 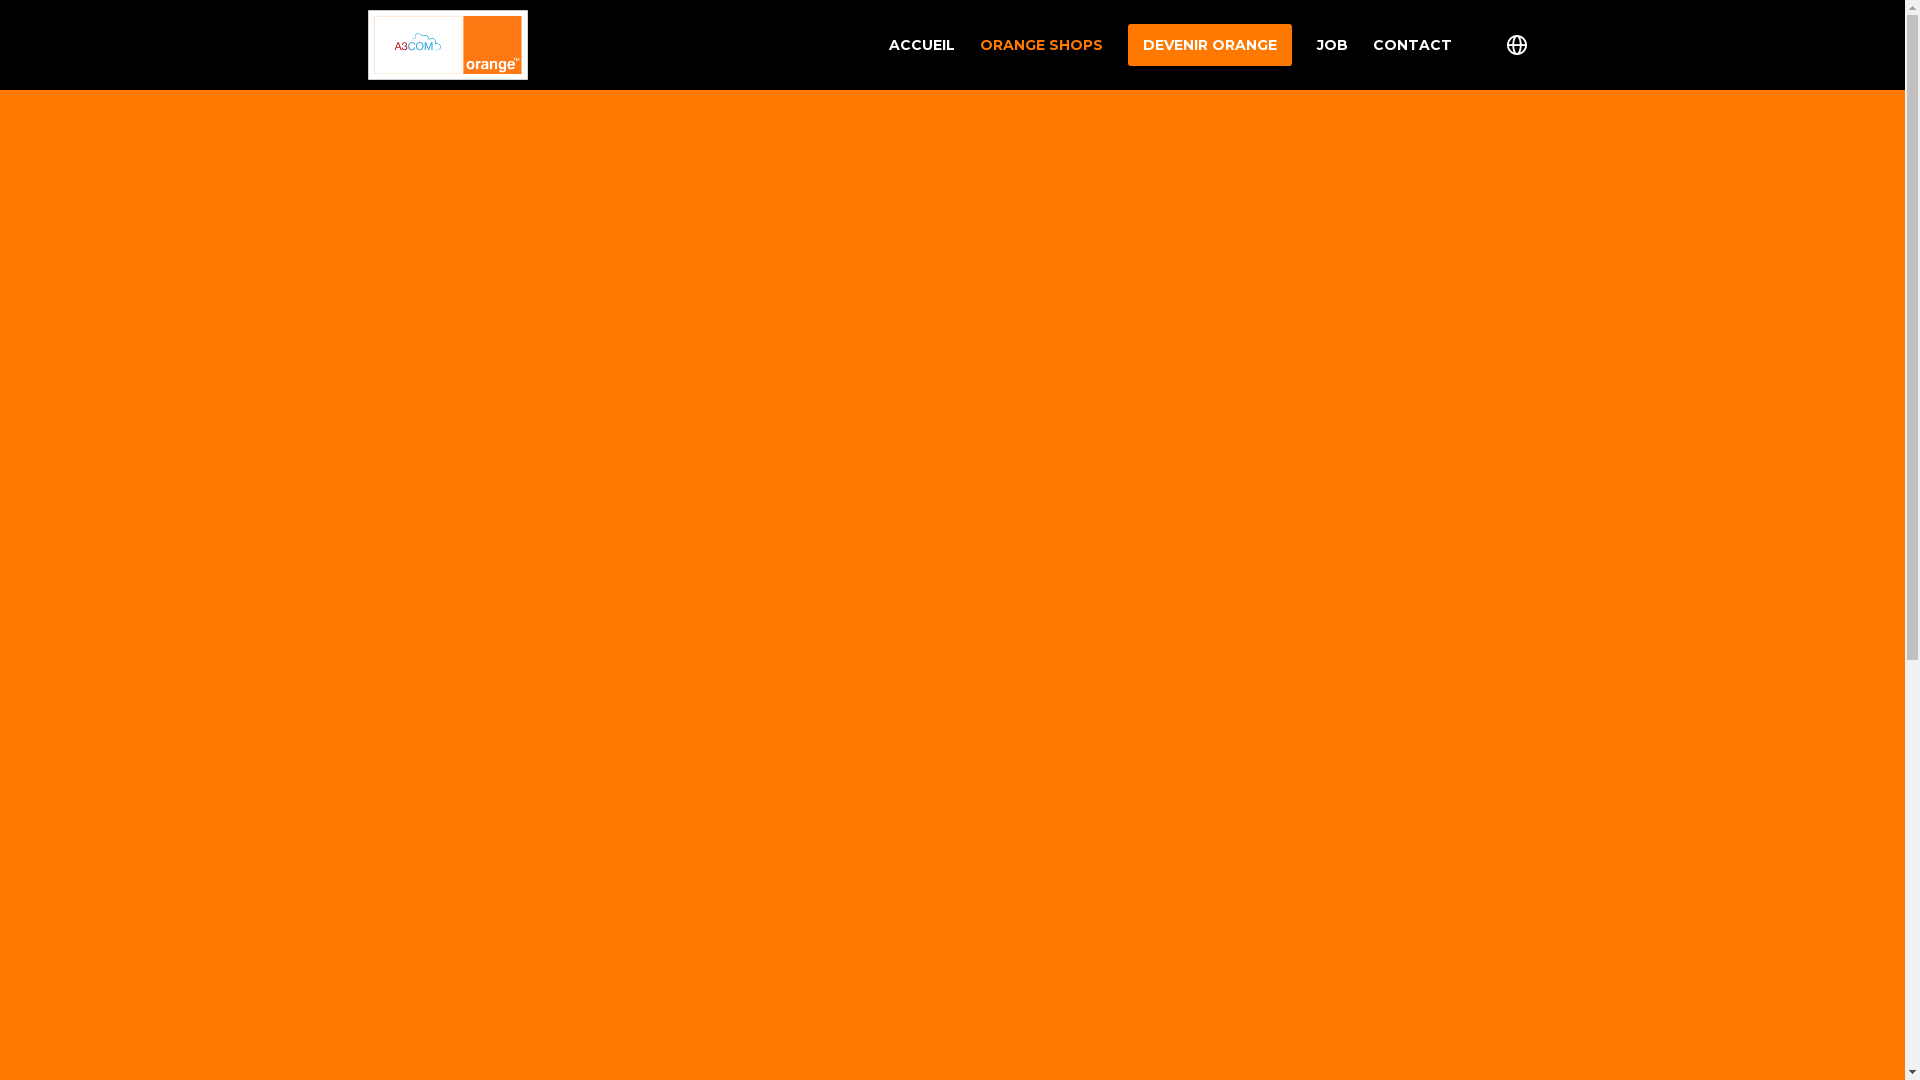 I want to click on 'CONTACT', so click(x=1348, y=45).